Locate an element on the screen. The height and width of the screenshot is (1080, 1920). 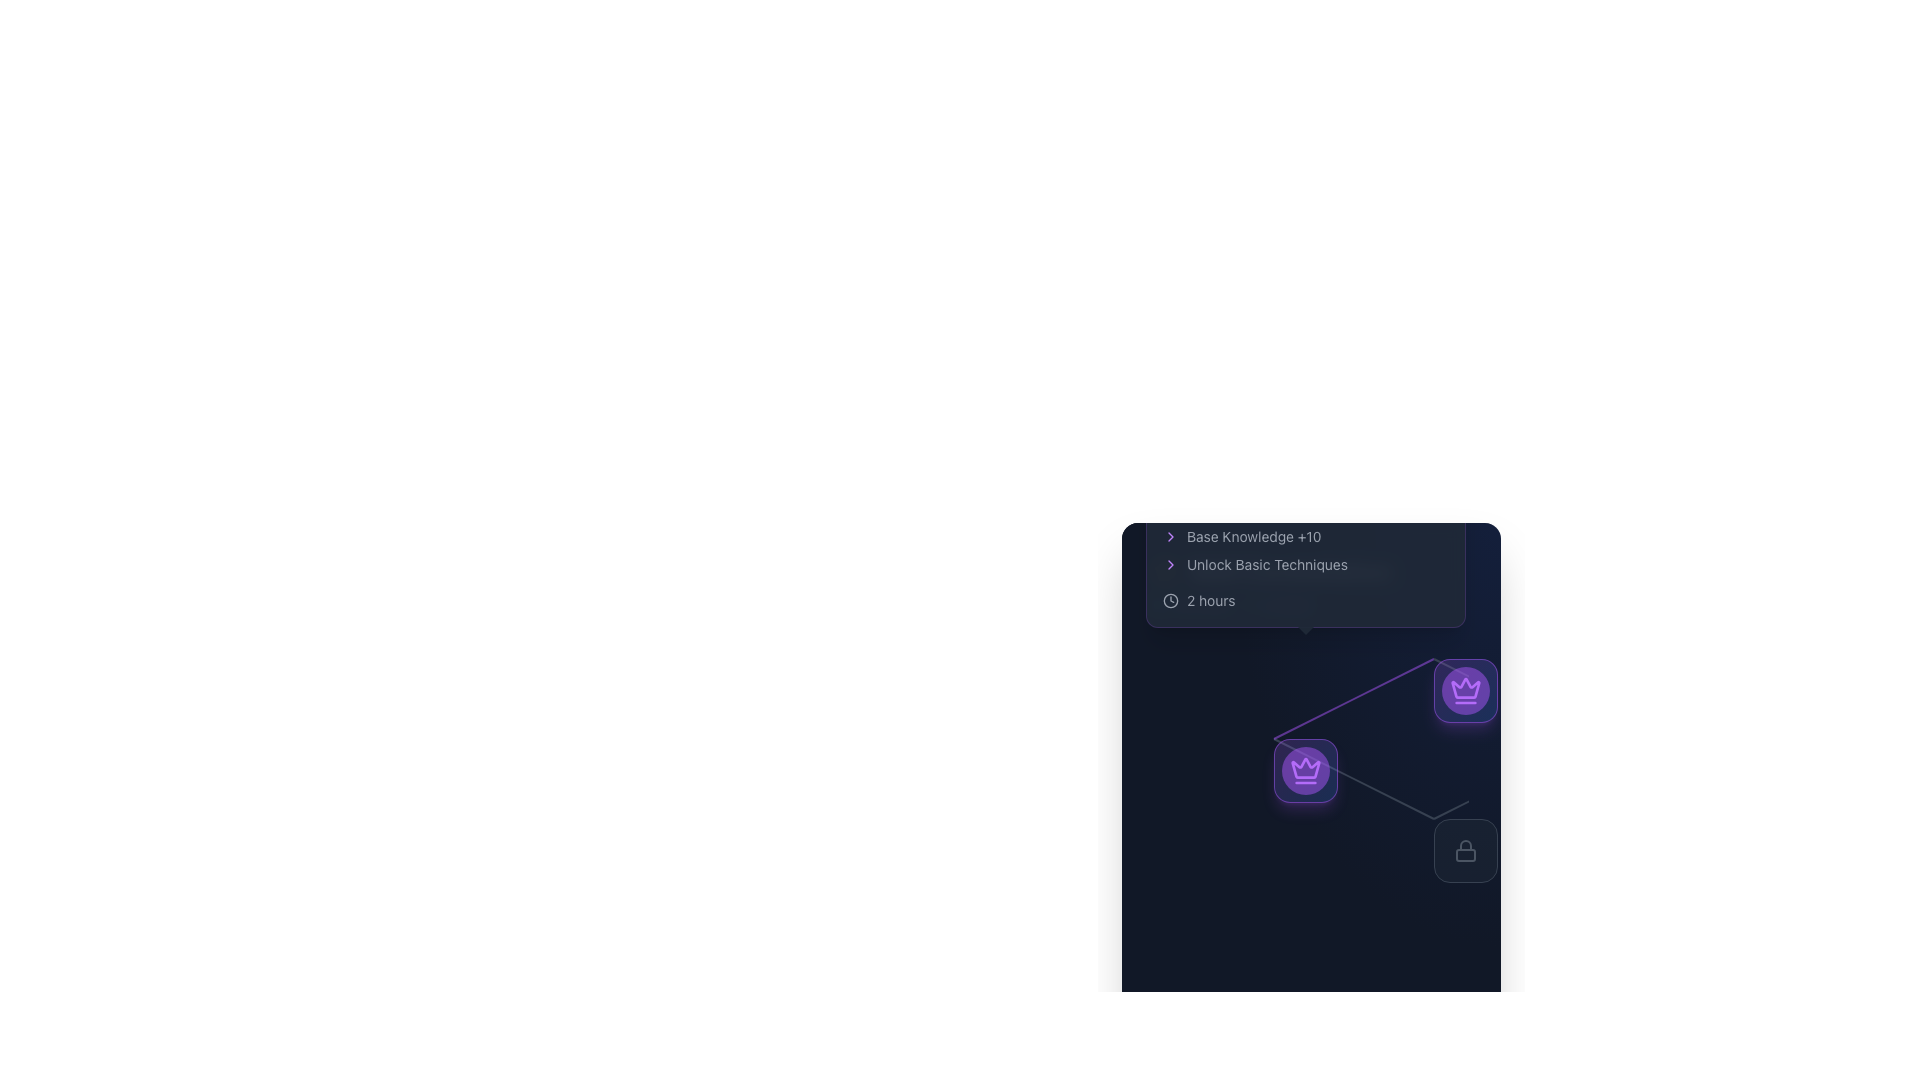
the rounded rectangular icon with a gradient background and a white crown symbol is located at coordinates (1465, 689).